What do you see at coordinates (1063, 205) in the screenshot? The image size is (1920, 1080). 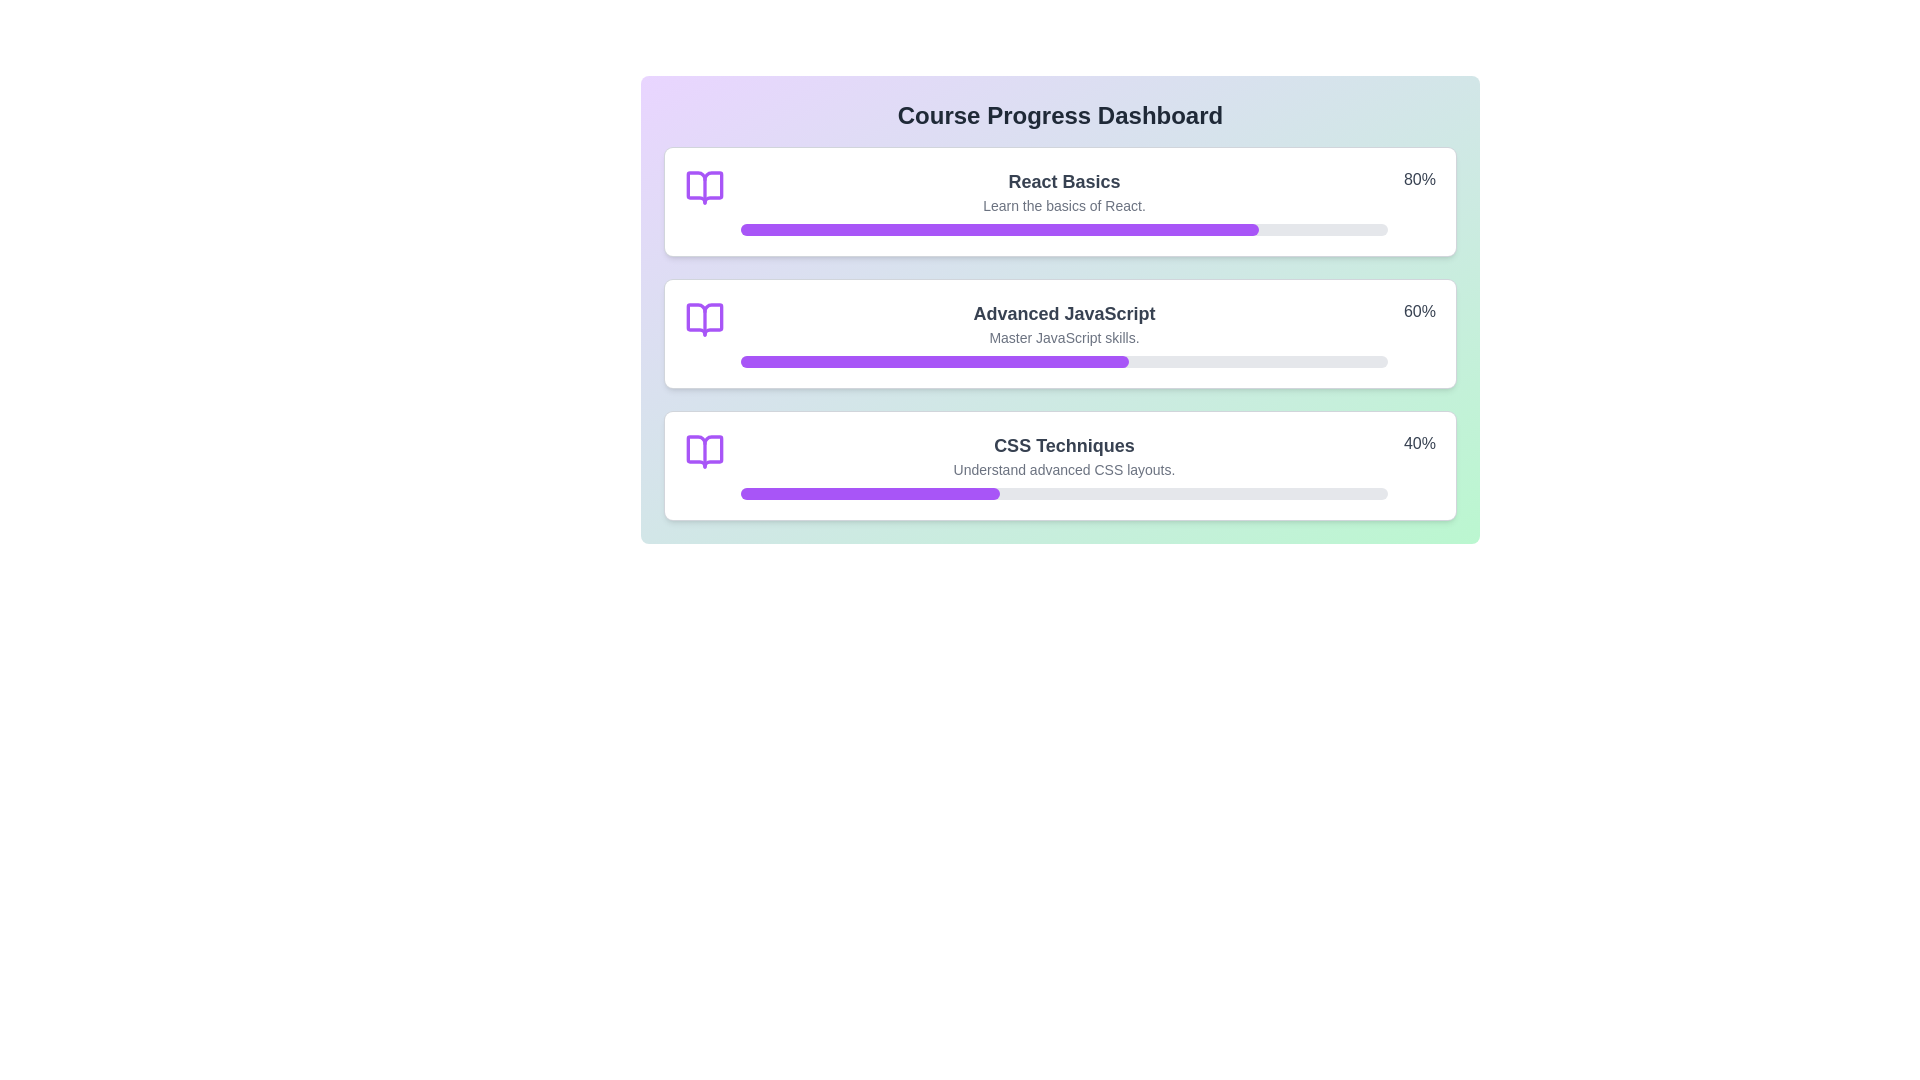 I see `the text element that reads 'Learn the basics of React.', which is styled with a small gray font and positioned directly below the title 'React Basics' in the first card of the course progress dashboard` at bounding box center [1063, 205].